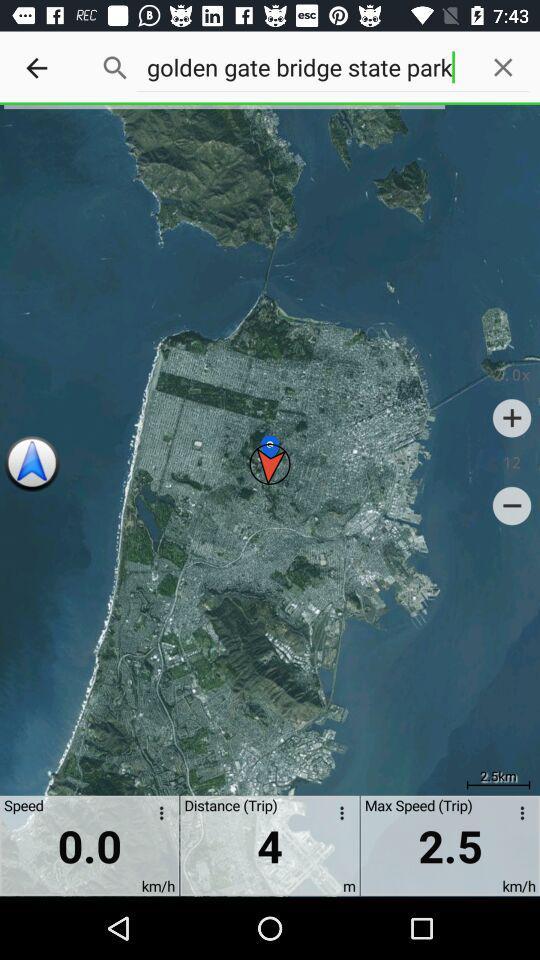 The height and width of the screenshot is (960, 540). Describe the element at coordinates (511, 416) in the screenshot. I see `the  icon` at that location.